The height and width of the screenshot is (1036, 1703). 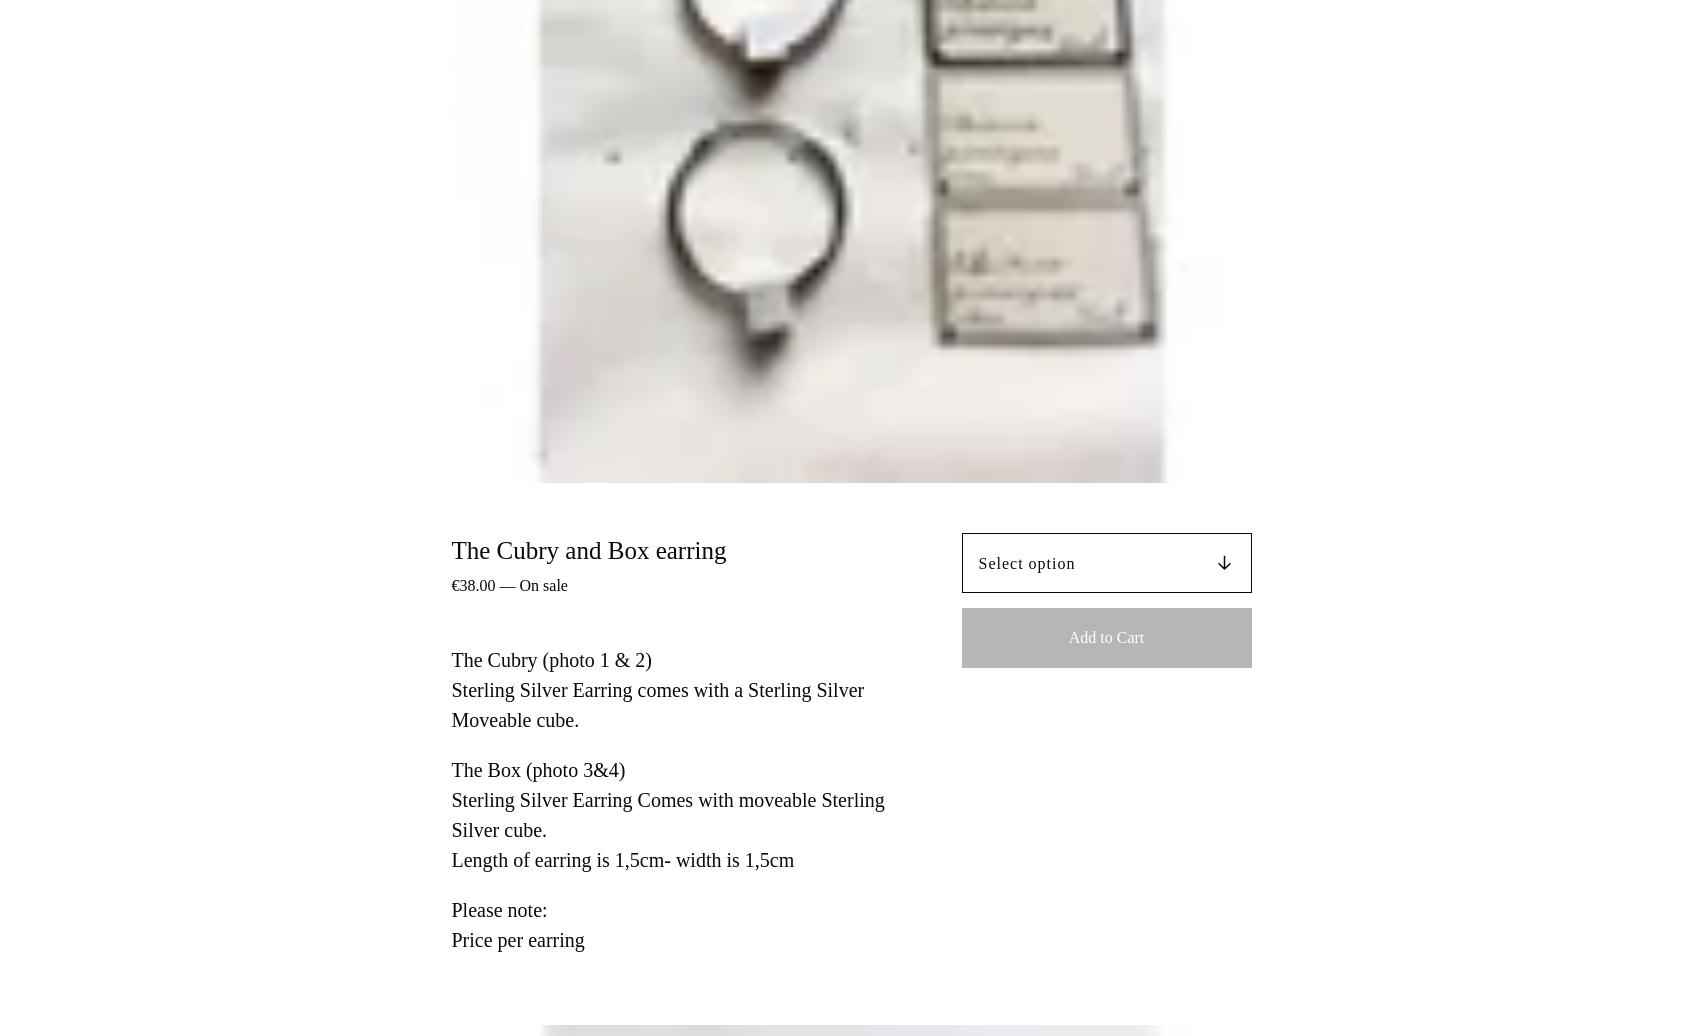 I want to click on 'The Cubry (photo 1 & 2)', so click(x=550, y=660).